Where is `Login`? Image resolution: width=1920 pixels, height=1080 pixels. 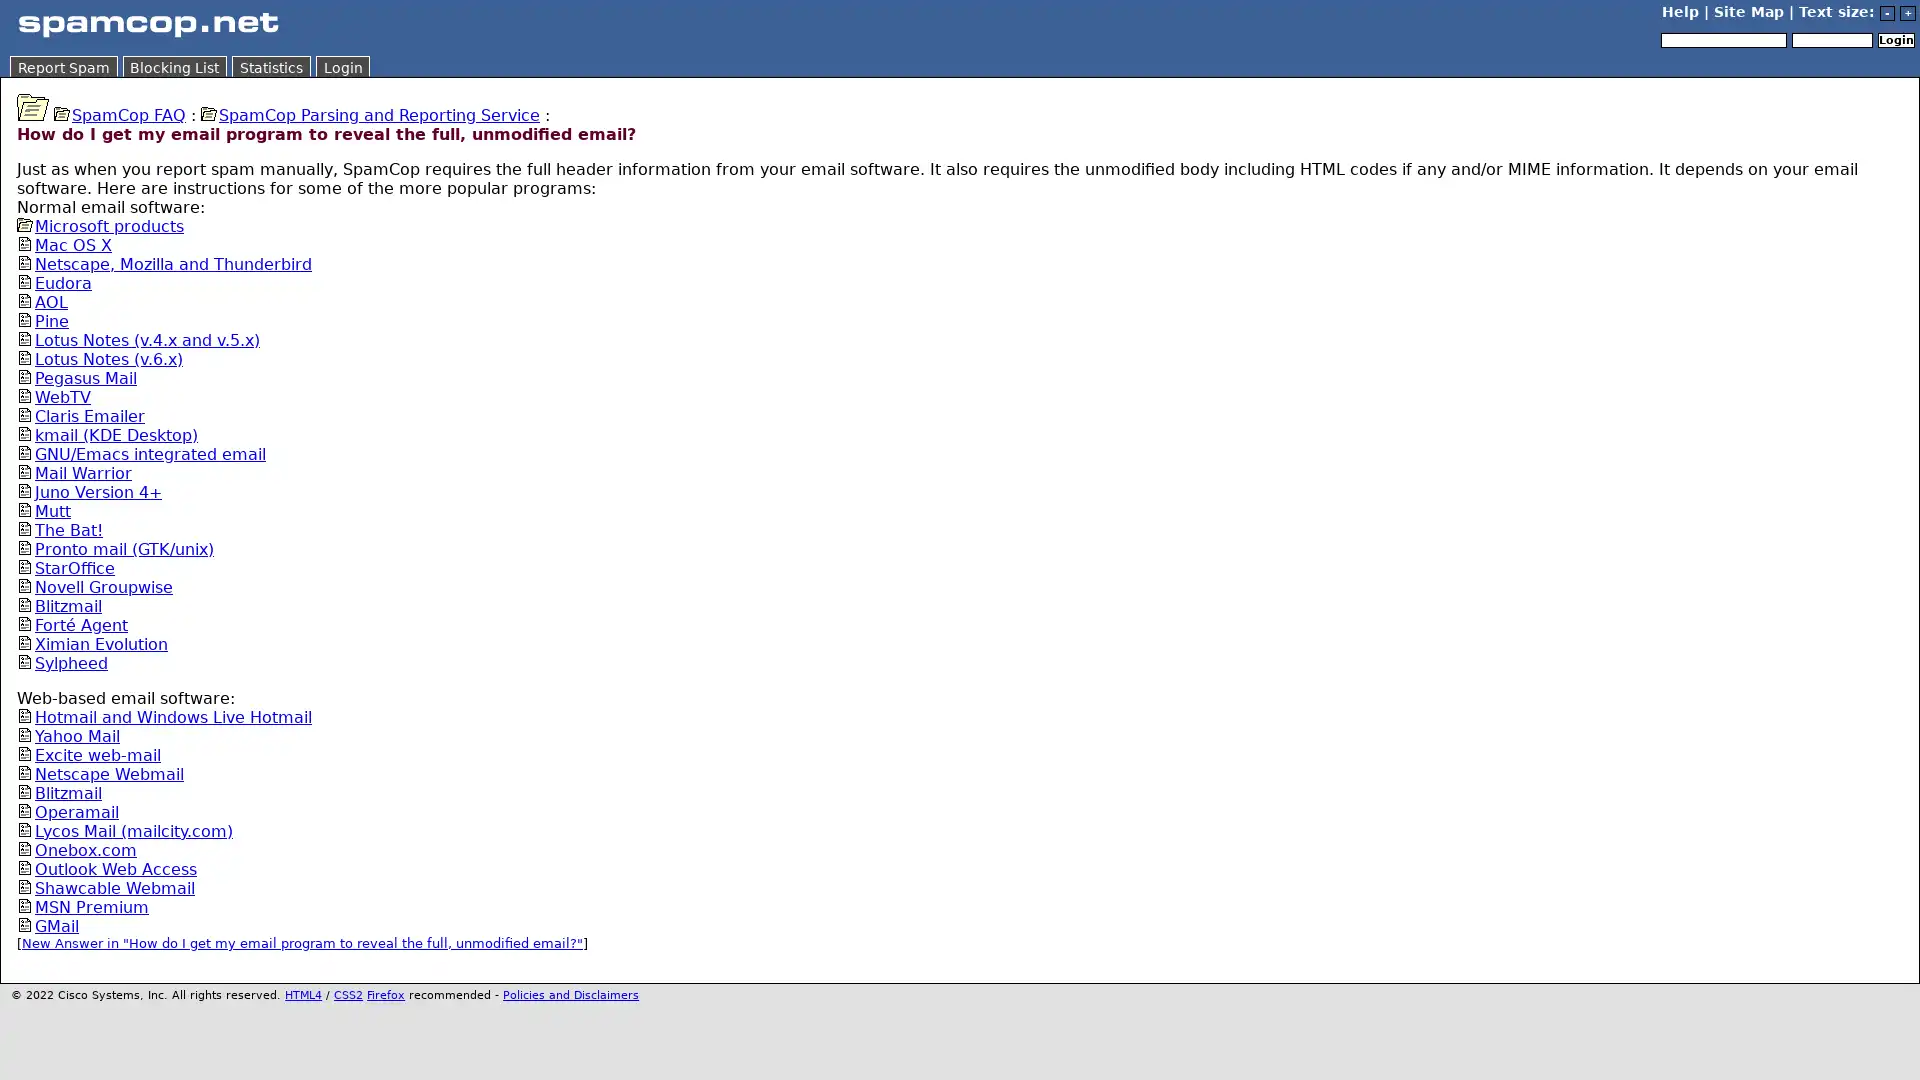
Login is located at coordinates (1895, 39).